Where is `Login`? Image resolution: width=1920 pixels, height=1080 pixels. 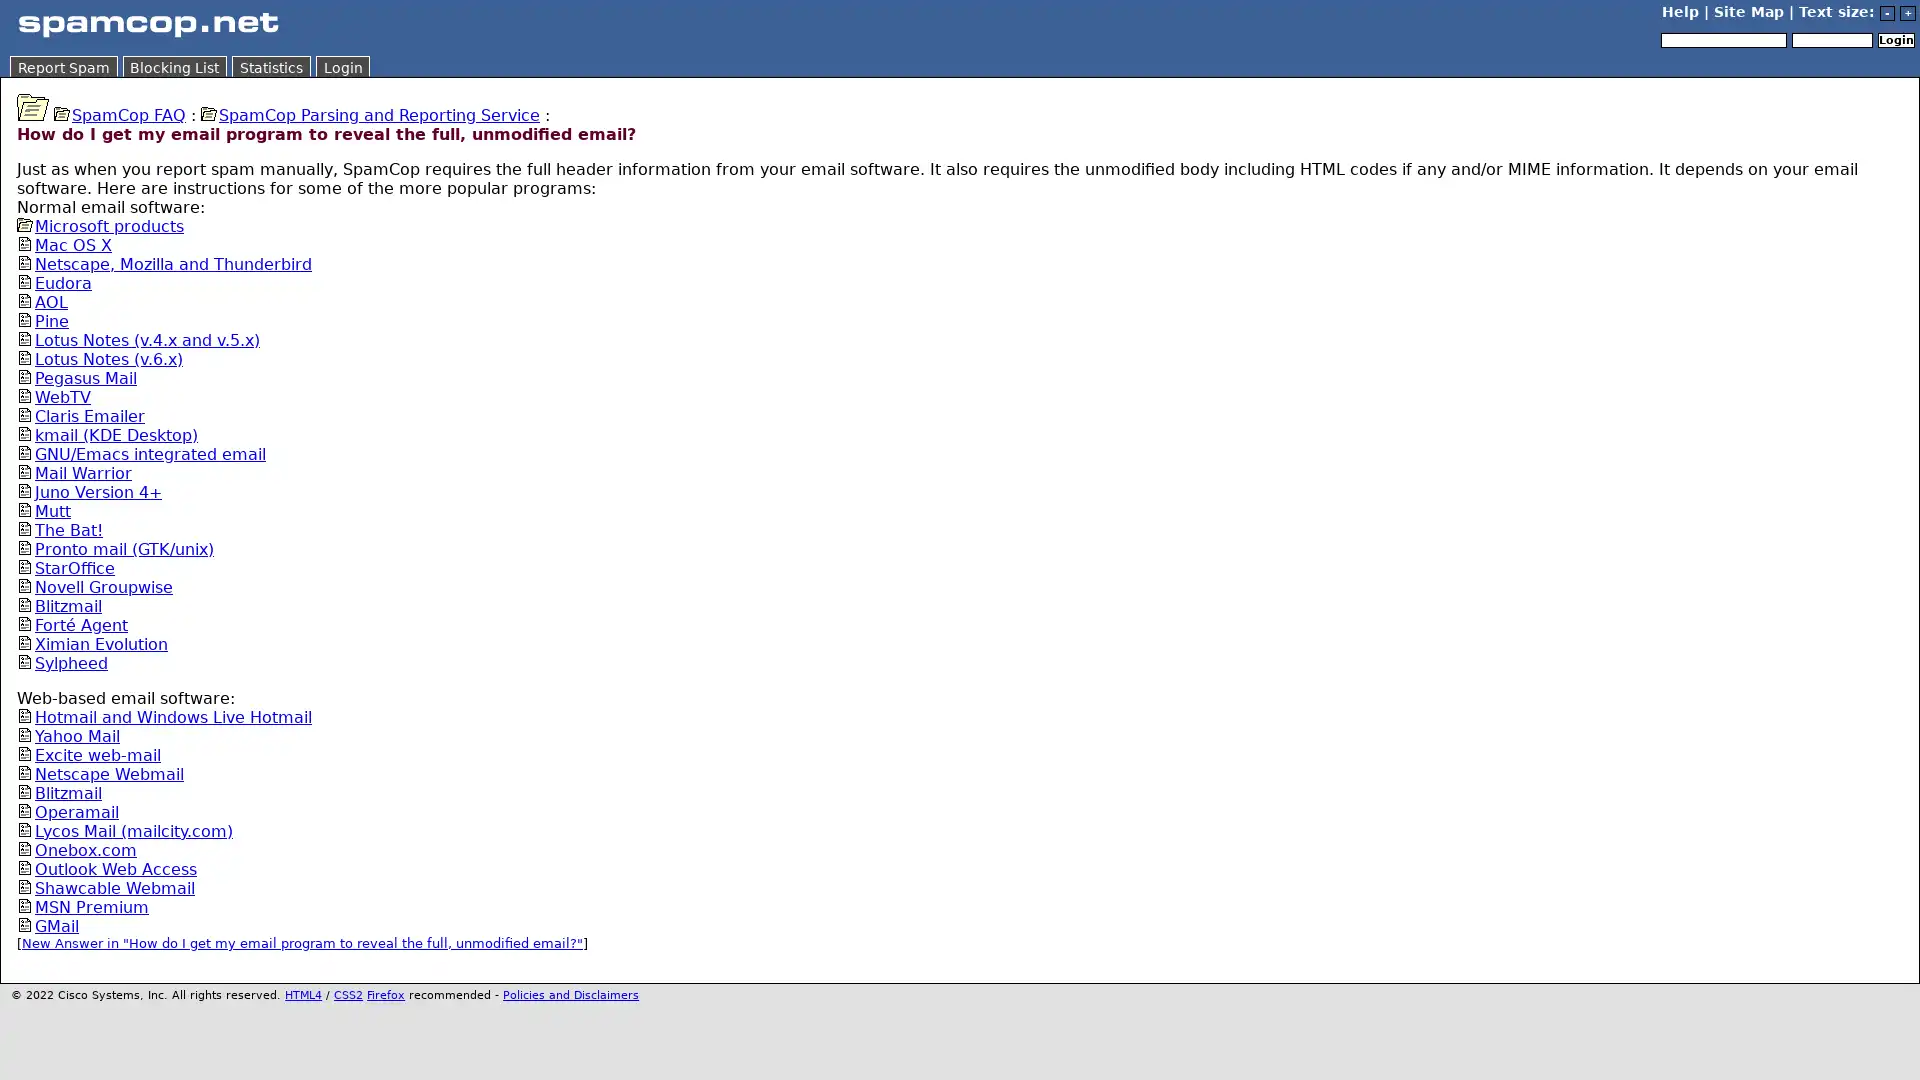
Login is located at coordinates (1895, 39).